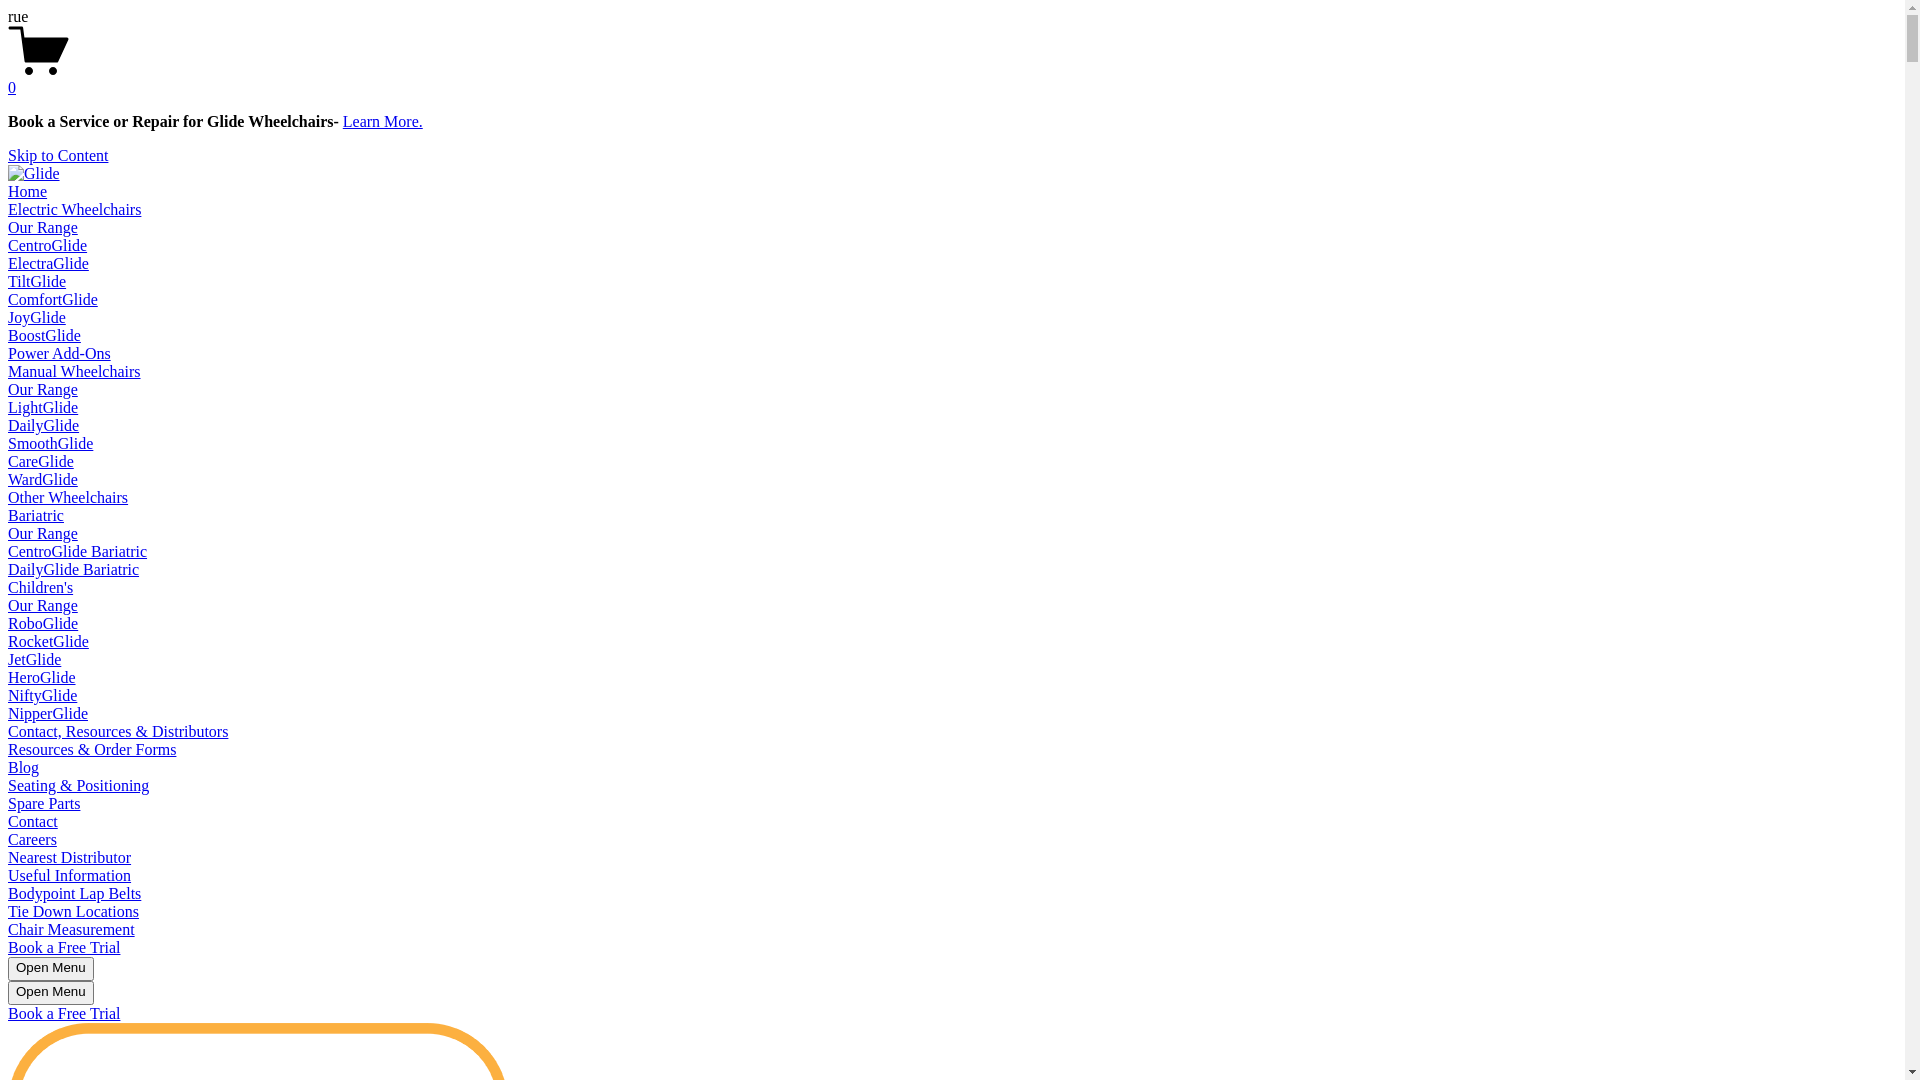  I want to click on 'Other Wheelchairs', so click(67, 496).